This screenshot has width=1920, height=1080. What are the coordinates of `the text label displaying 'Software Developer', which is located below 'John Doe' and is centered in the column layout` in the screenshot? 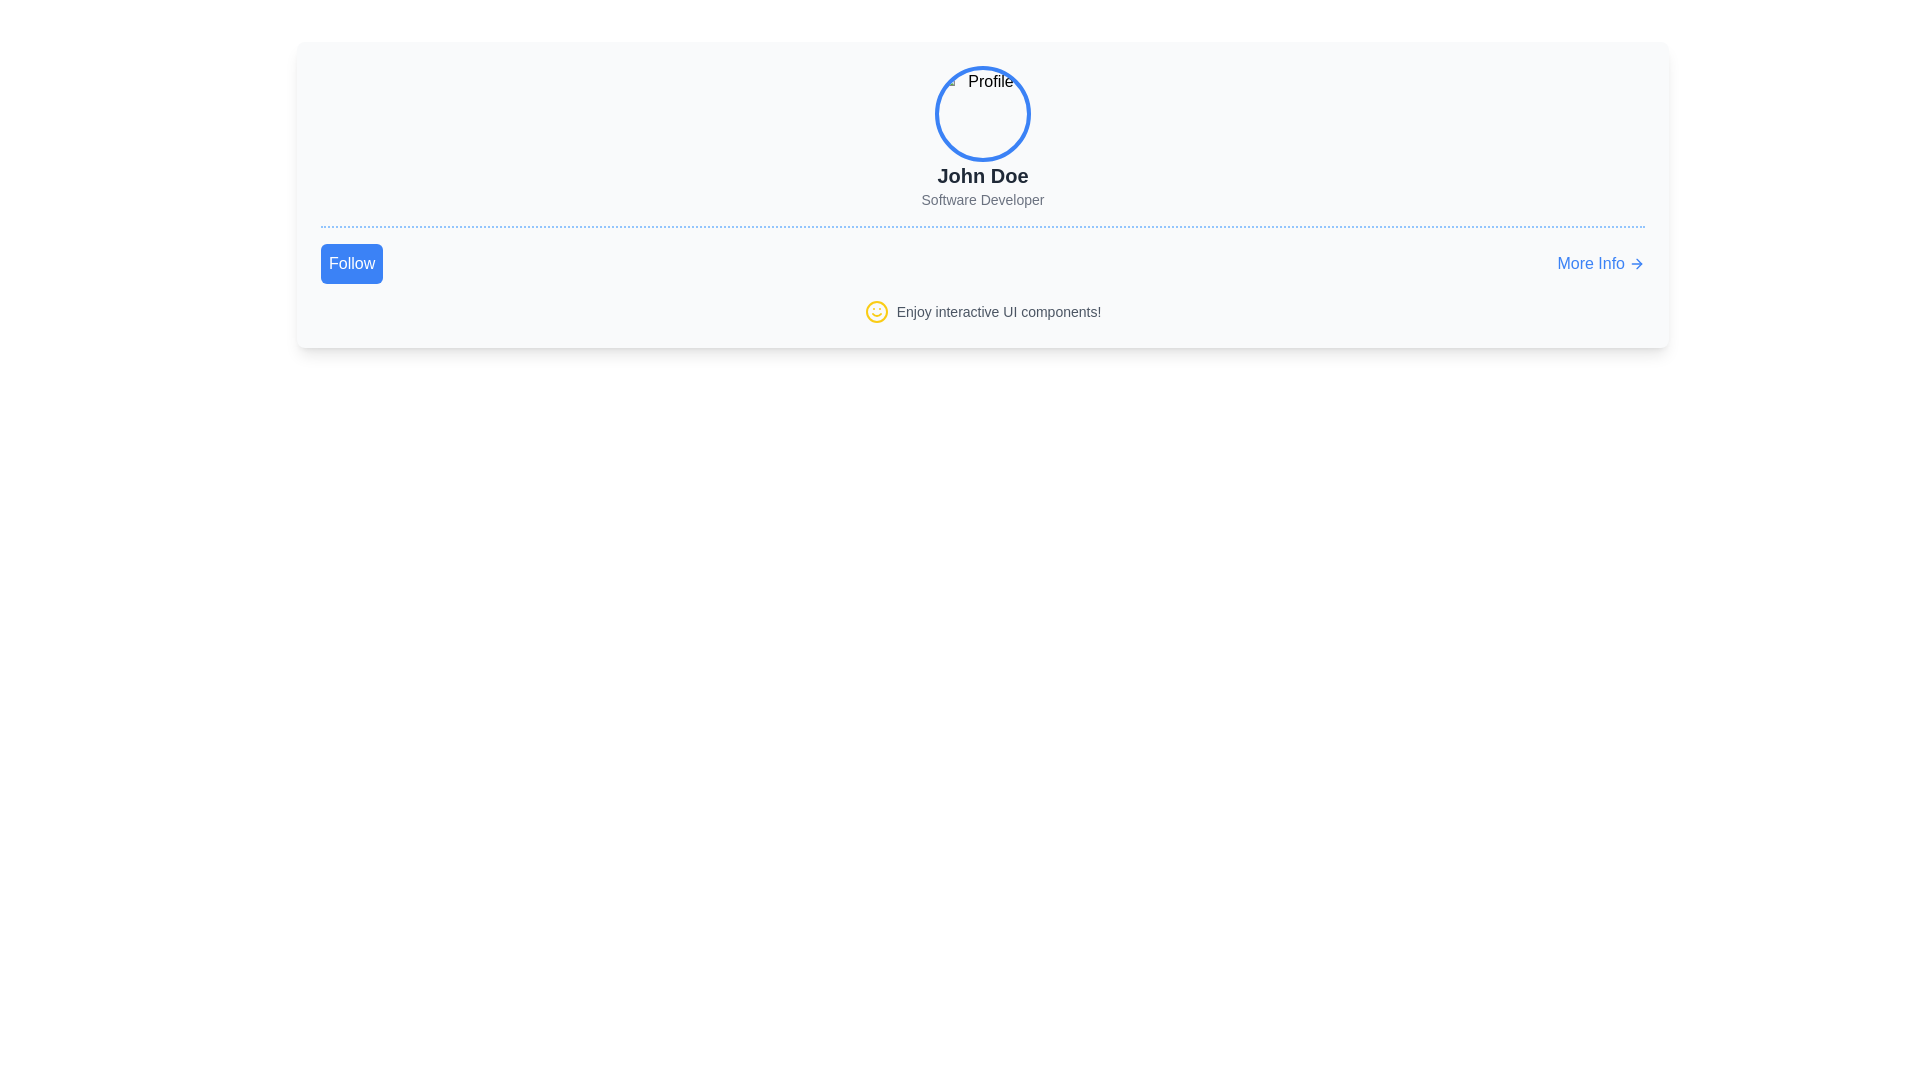 It's located at (983, 200).